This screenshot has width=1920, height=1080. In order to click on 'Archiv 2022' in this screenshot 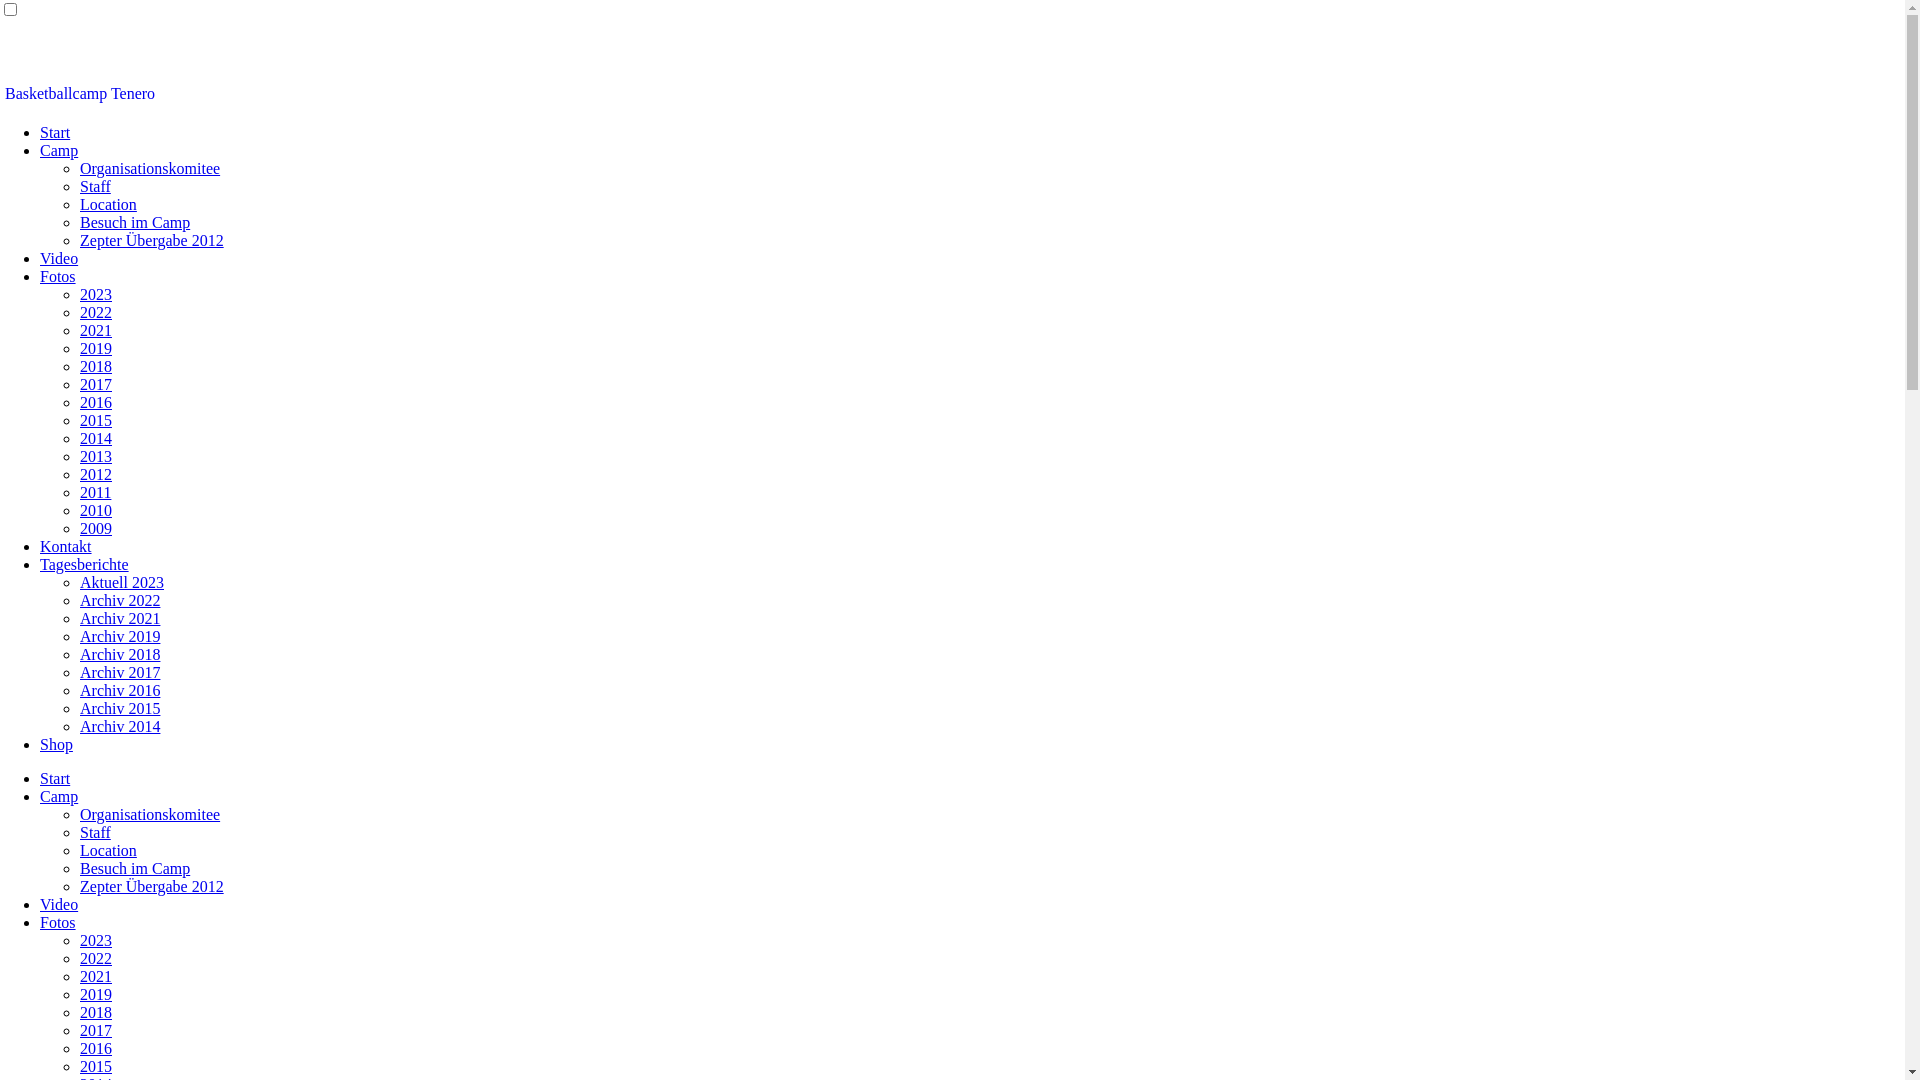, I will do `click(119, 599)`.